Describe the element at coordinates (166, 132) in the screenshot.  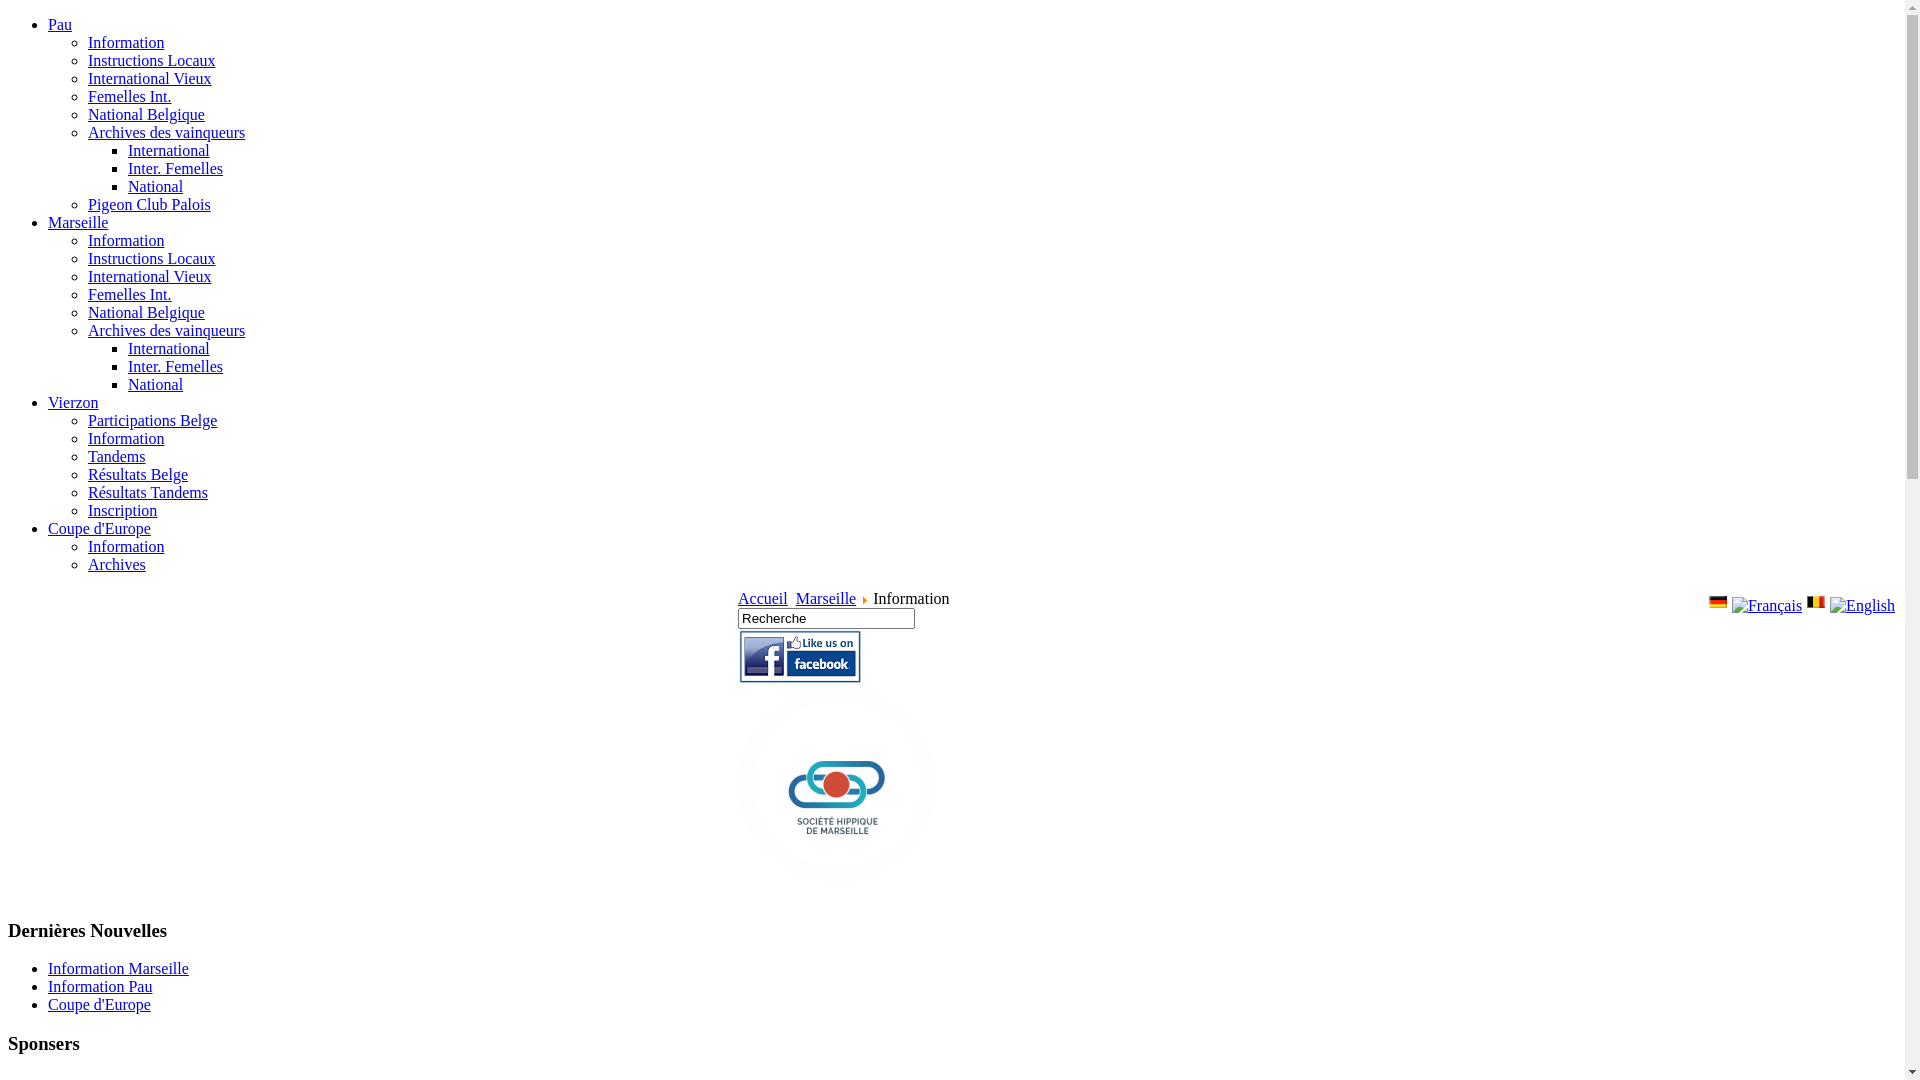
I see `'Archives des vainqueurs'` at that location.